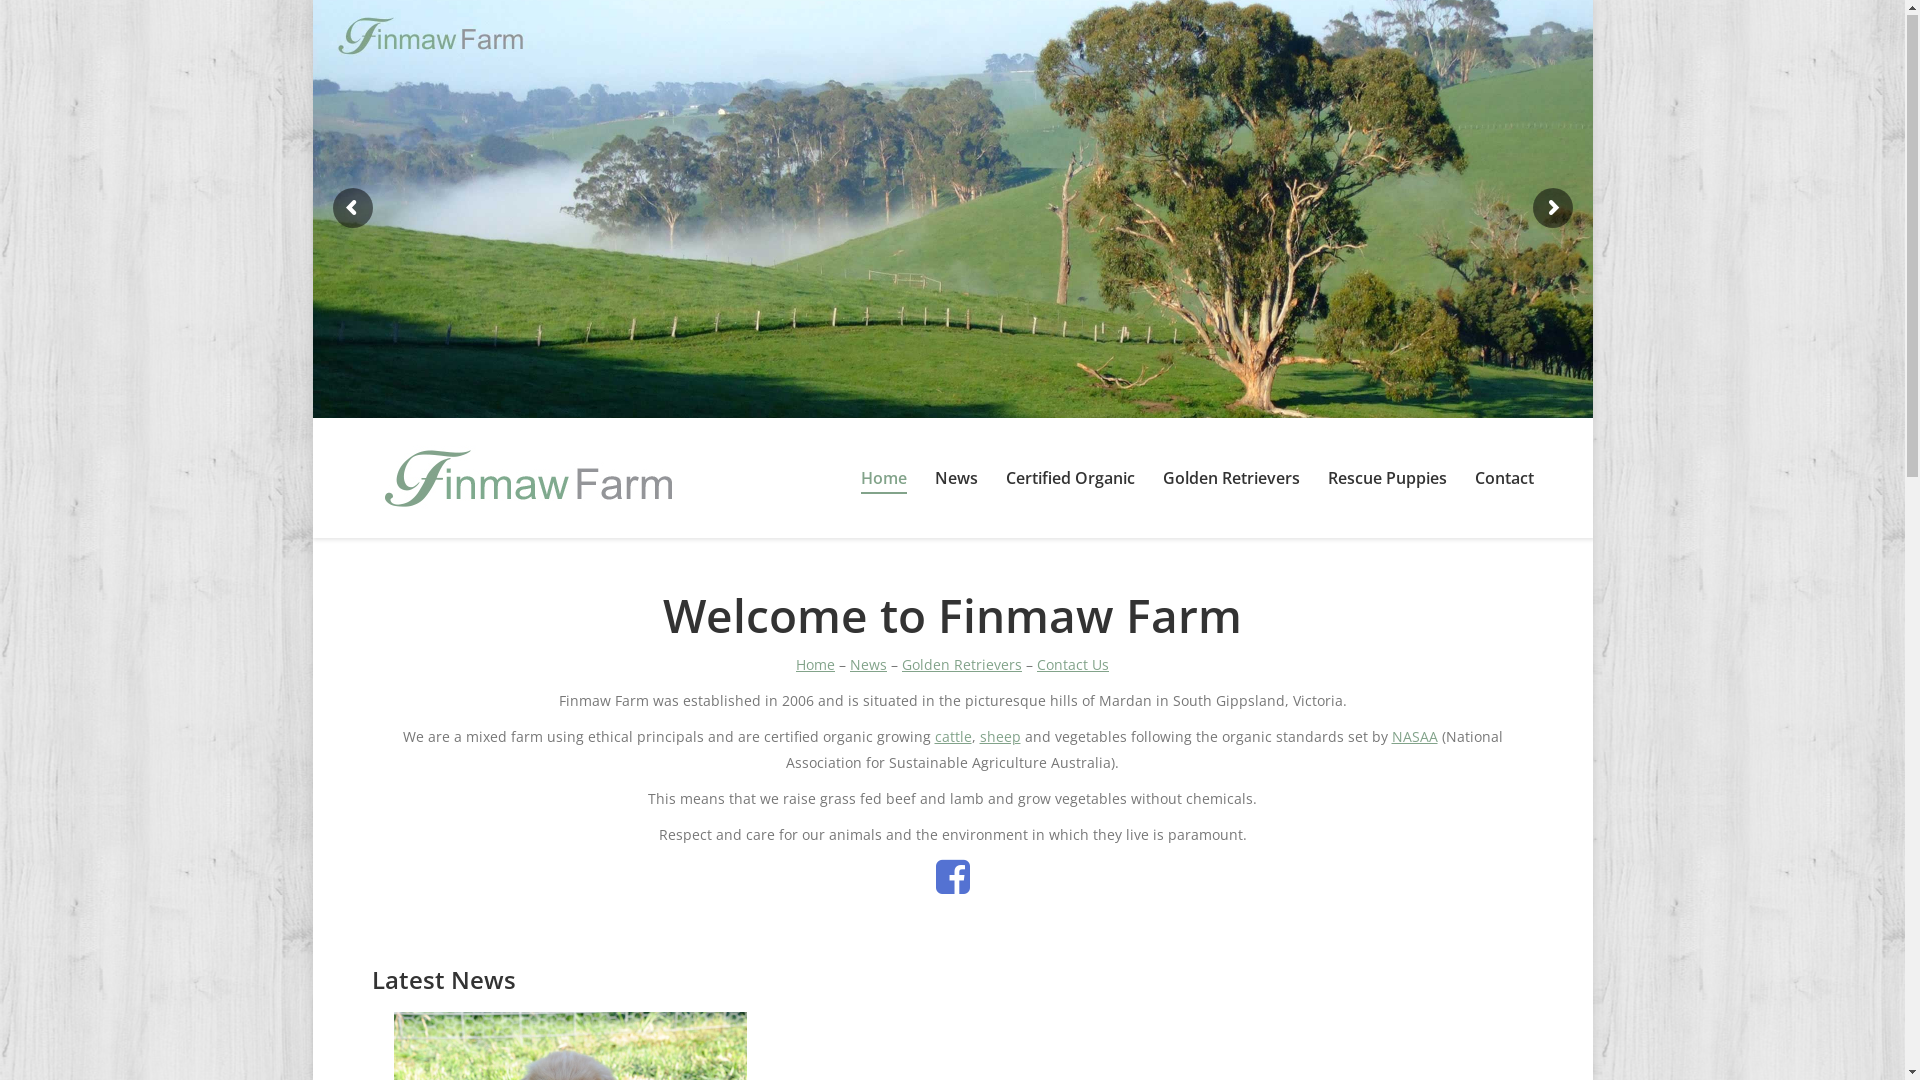  Describe the element at coordinates (951, 738) in the screenshot. I see `'cattle'` at that location.